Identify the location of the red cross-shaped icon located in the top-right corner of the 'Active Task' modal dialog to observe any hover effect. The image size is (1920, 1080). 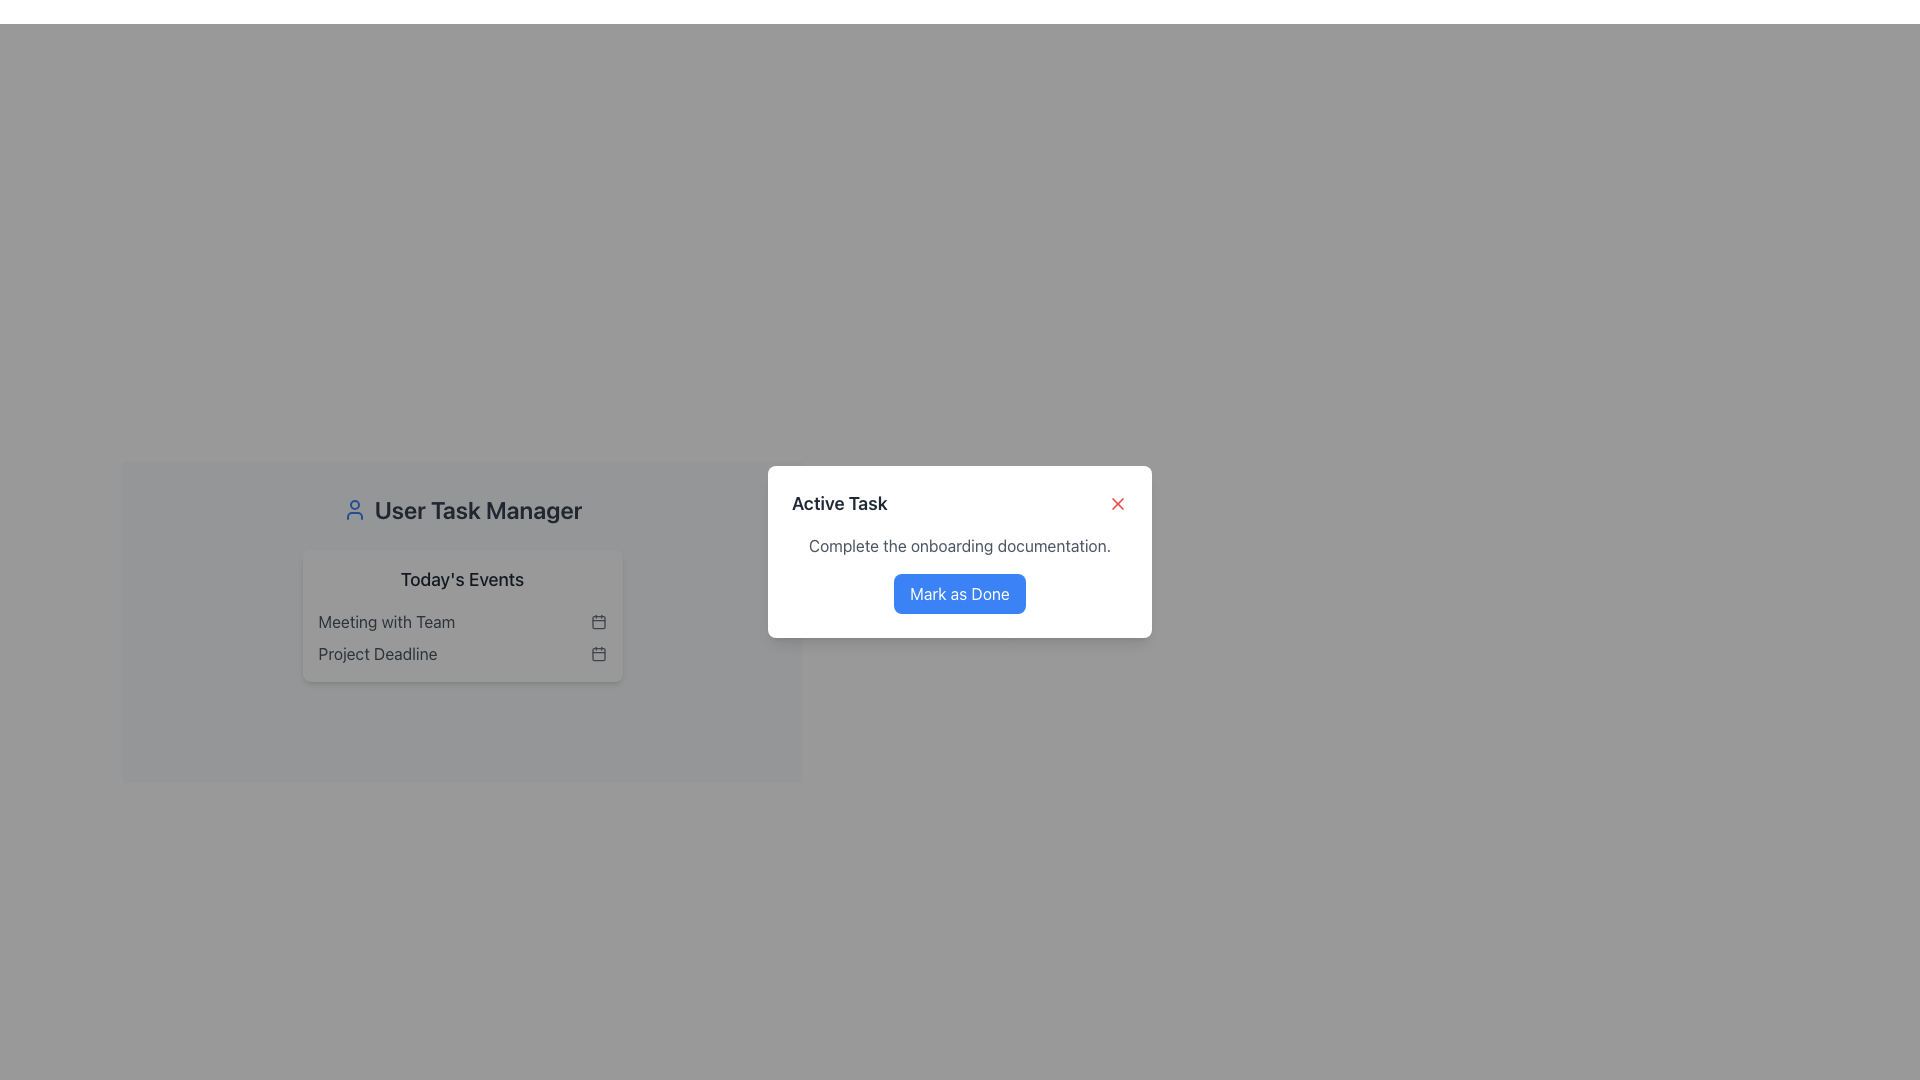
(1117, 503).